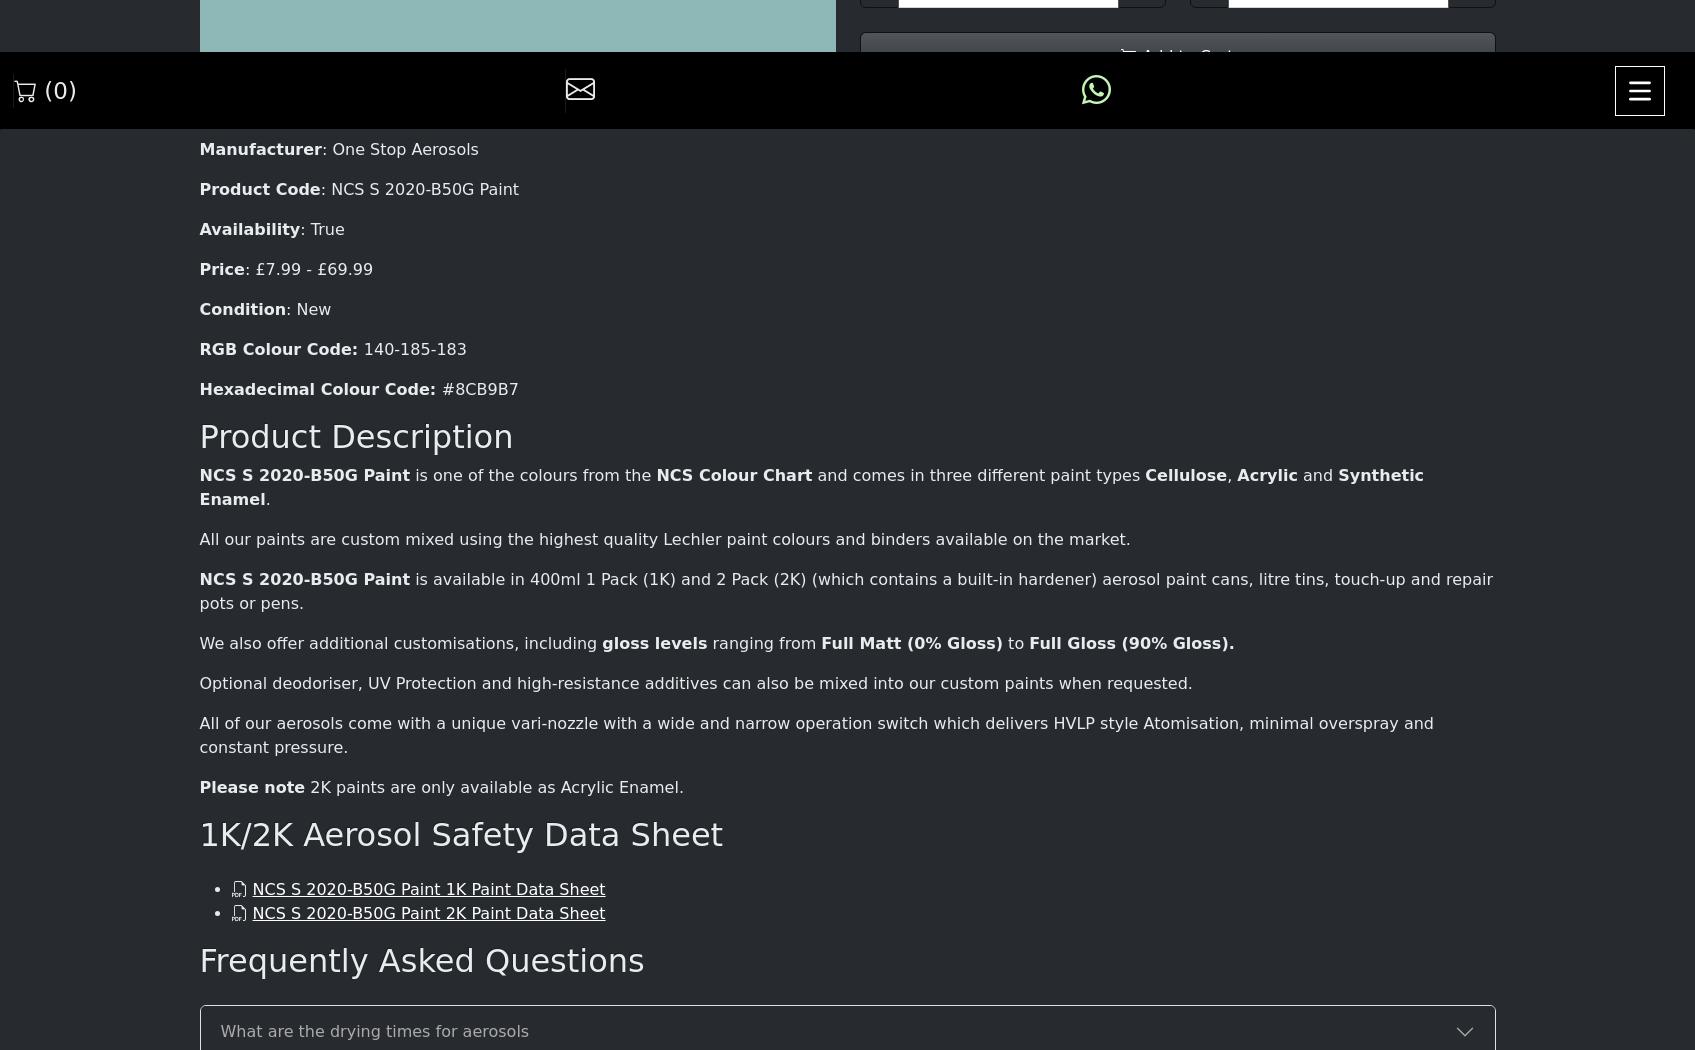 This screenshot has width=1695, height=1050. What do you see at coordinates (251, 318) in the screenshot?
I see `'Please note'` at bounding box center [251, 318].